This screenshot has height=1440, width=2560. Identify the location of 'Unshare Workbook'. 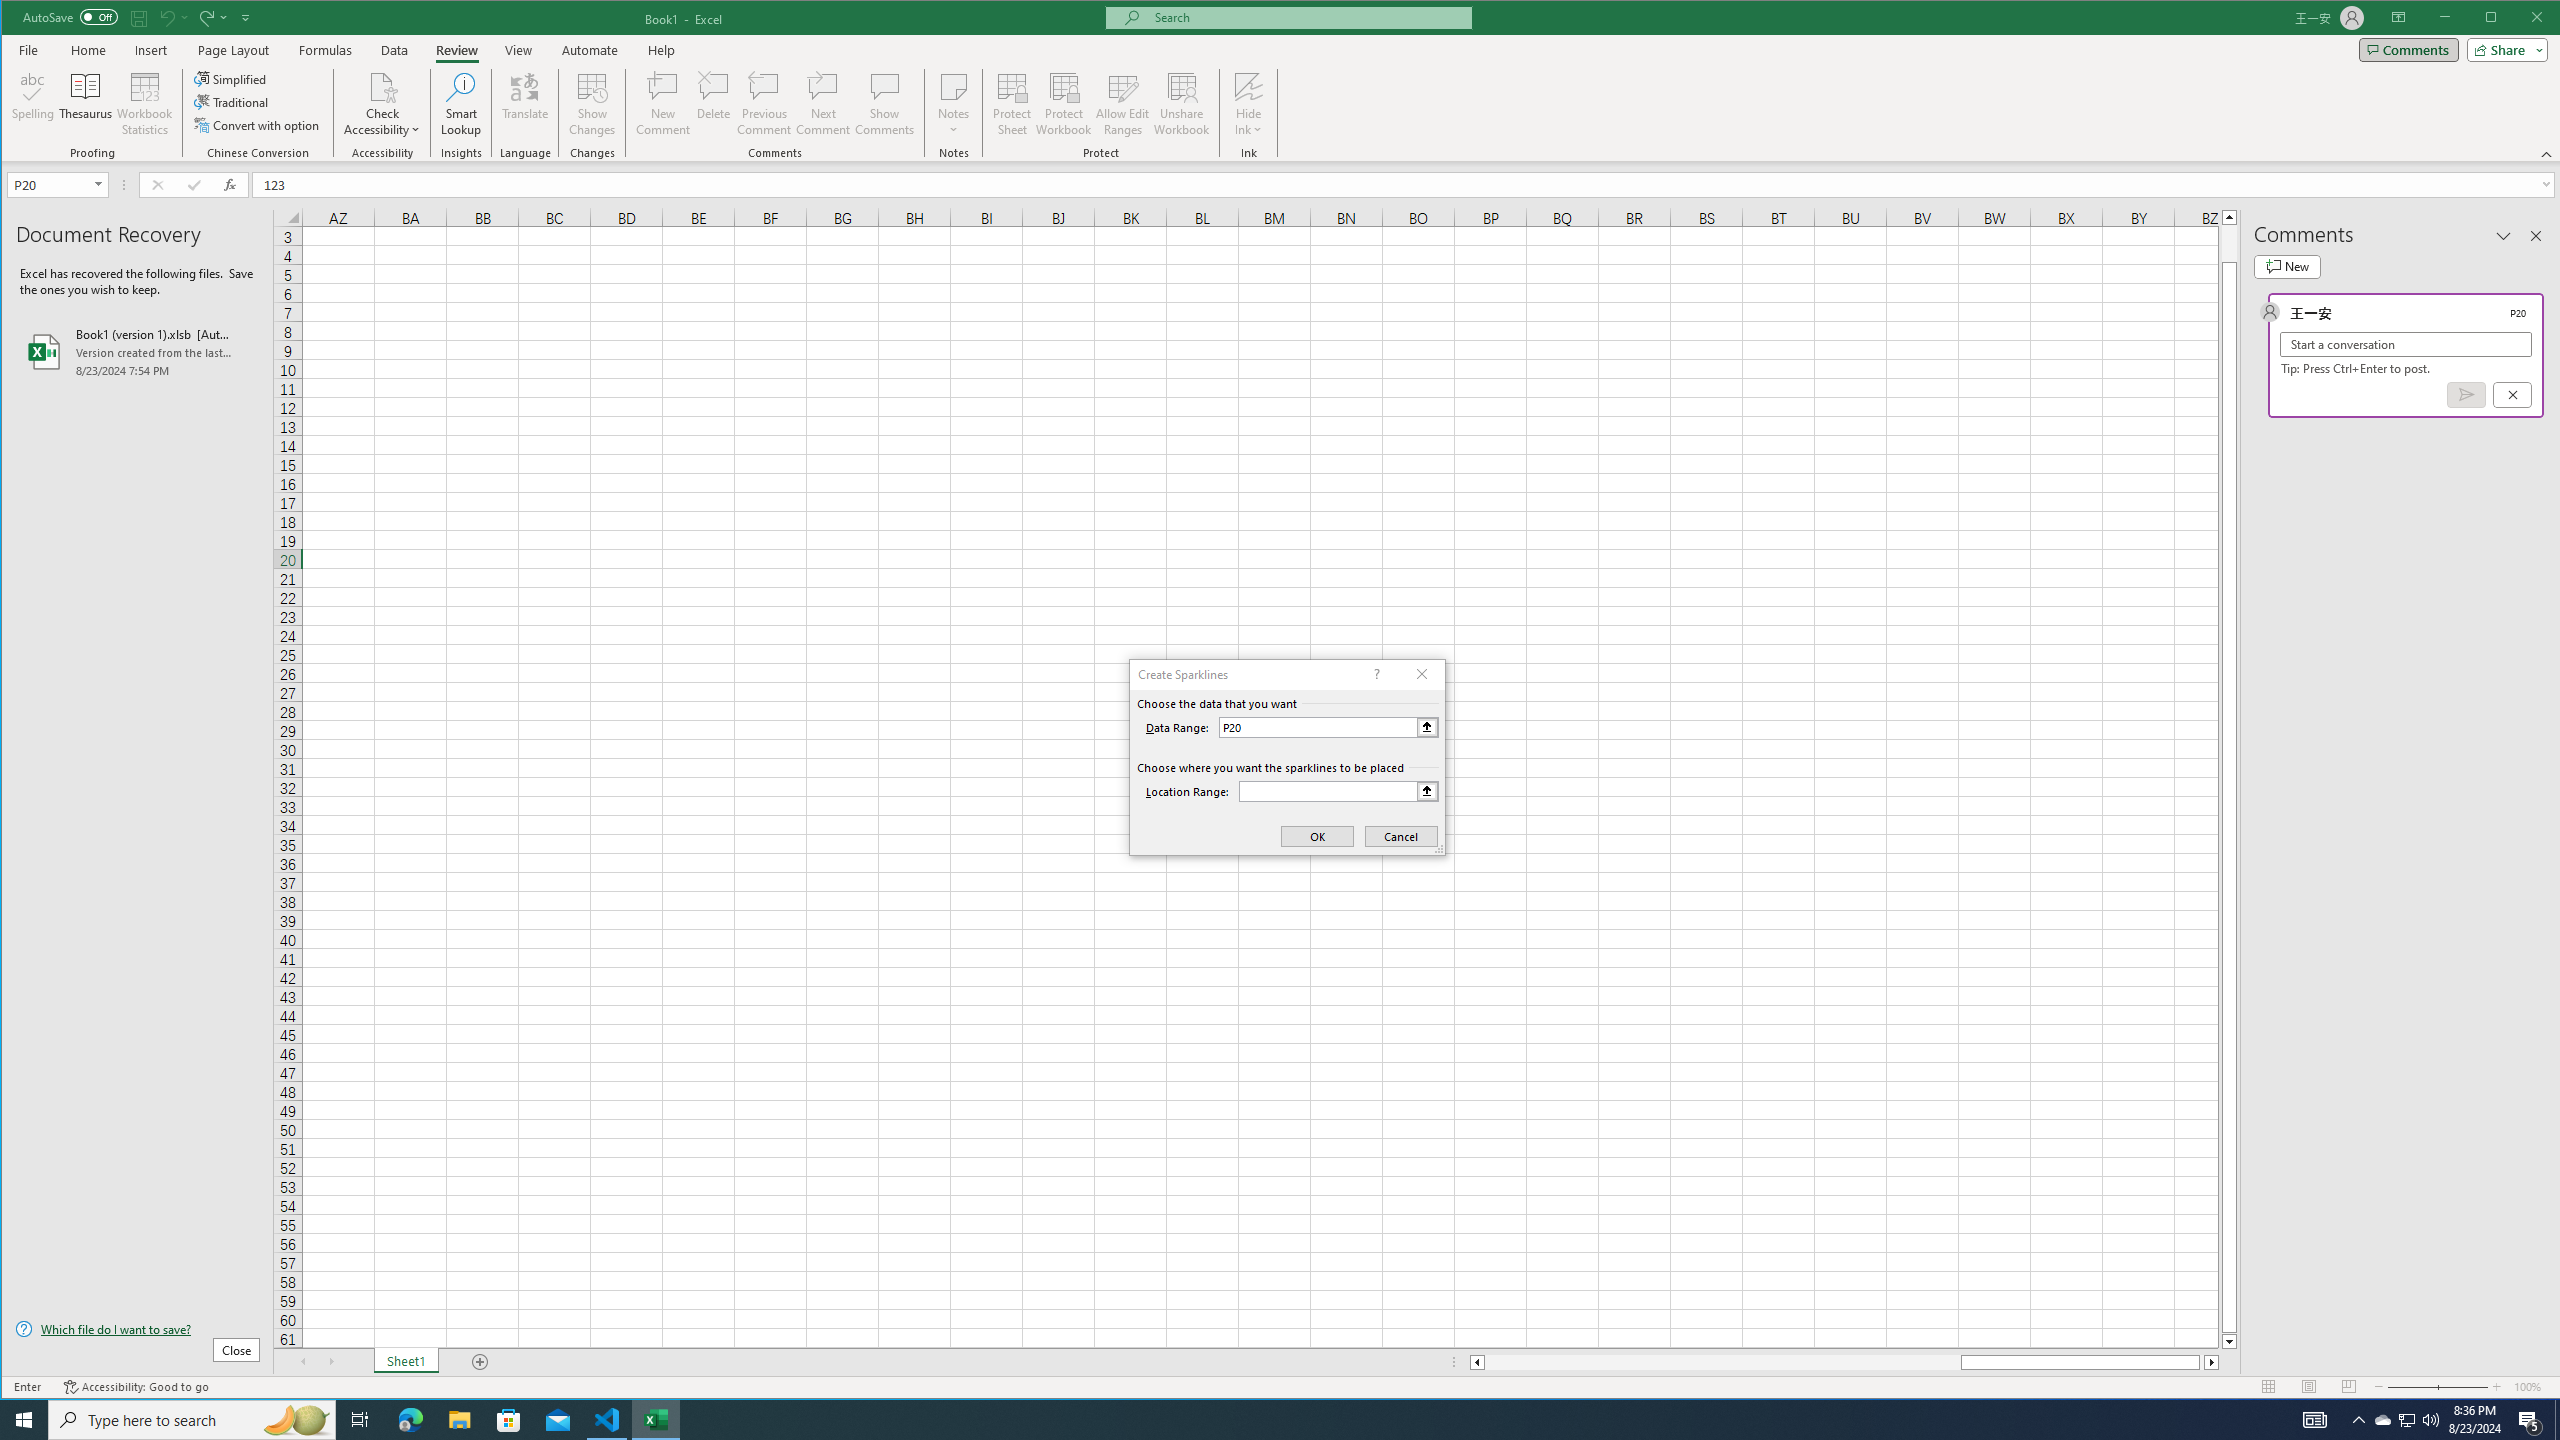
(1181, 103).